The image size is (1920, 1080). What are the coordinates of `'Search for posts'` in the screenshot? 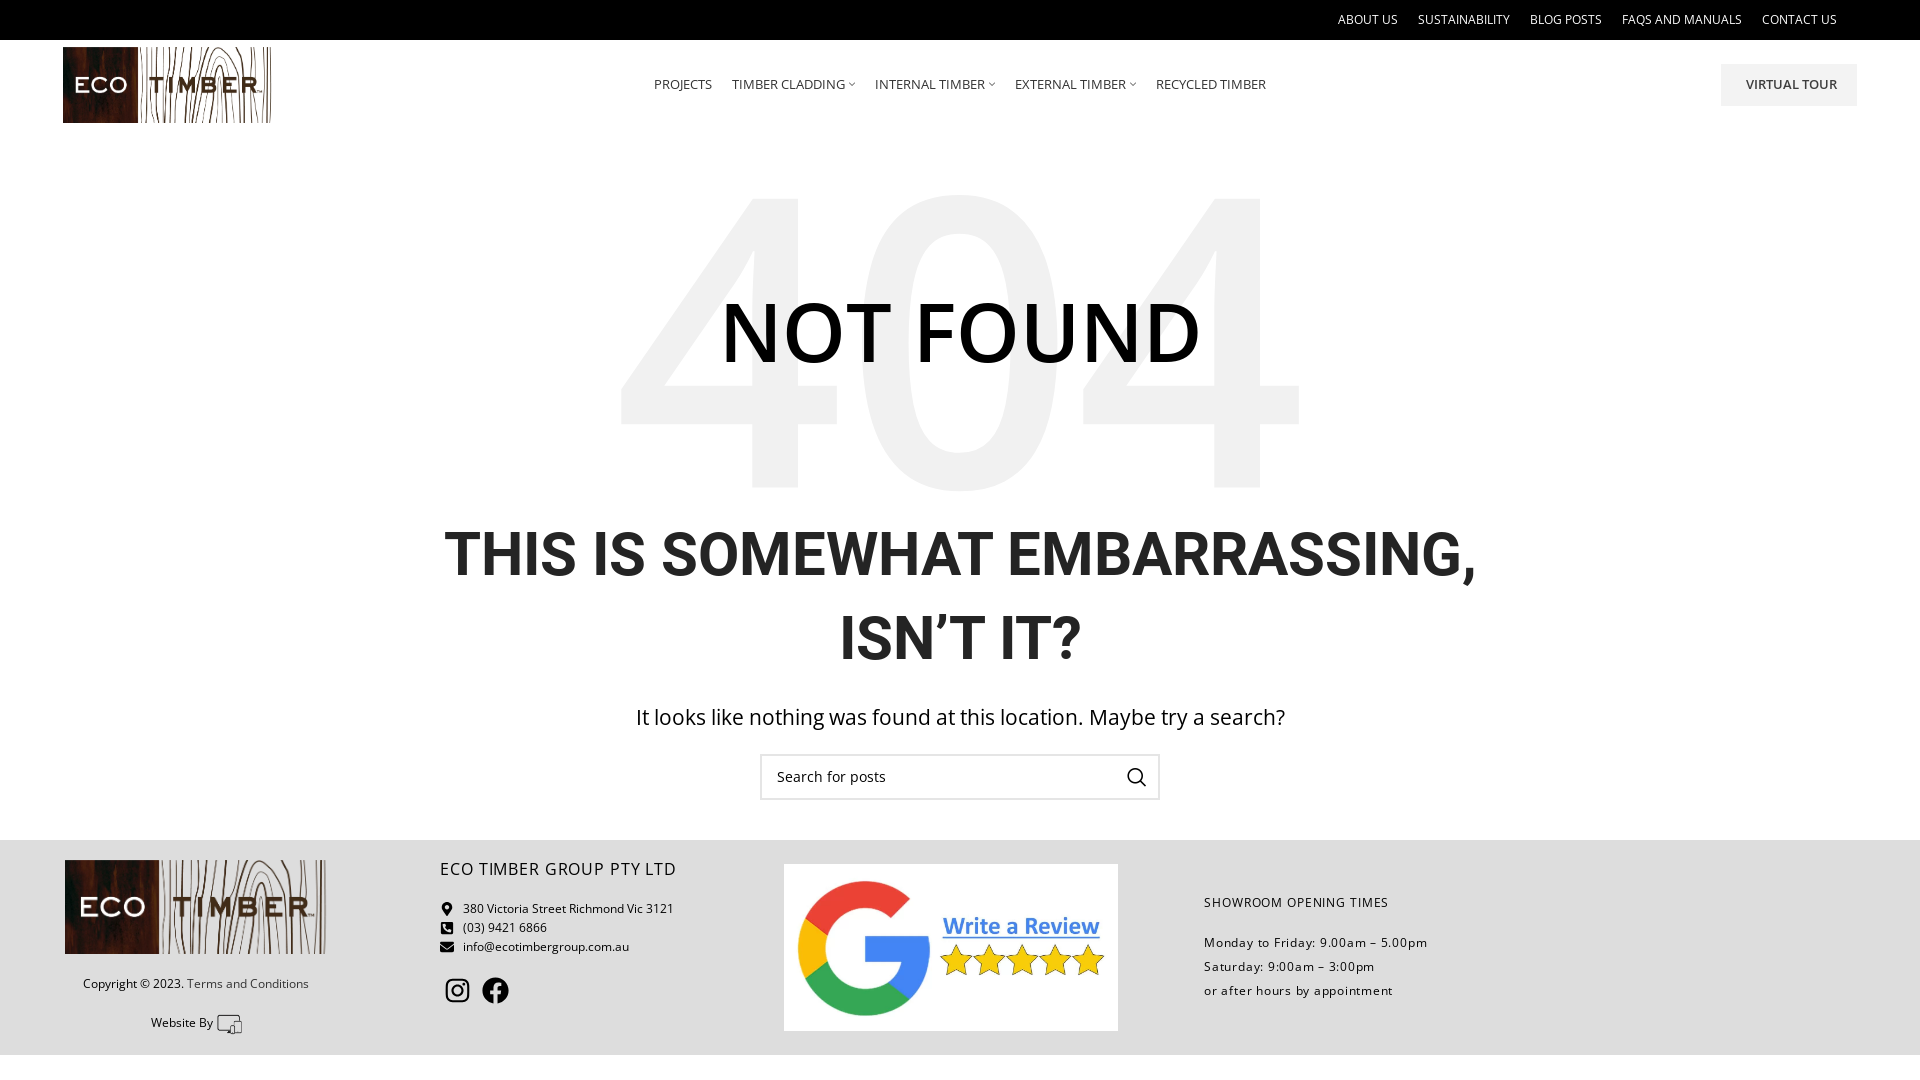 It's located at (960, 775).